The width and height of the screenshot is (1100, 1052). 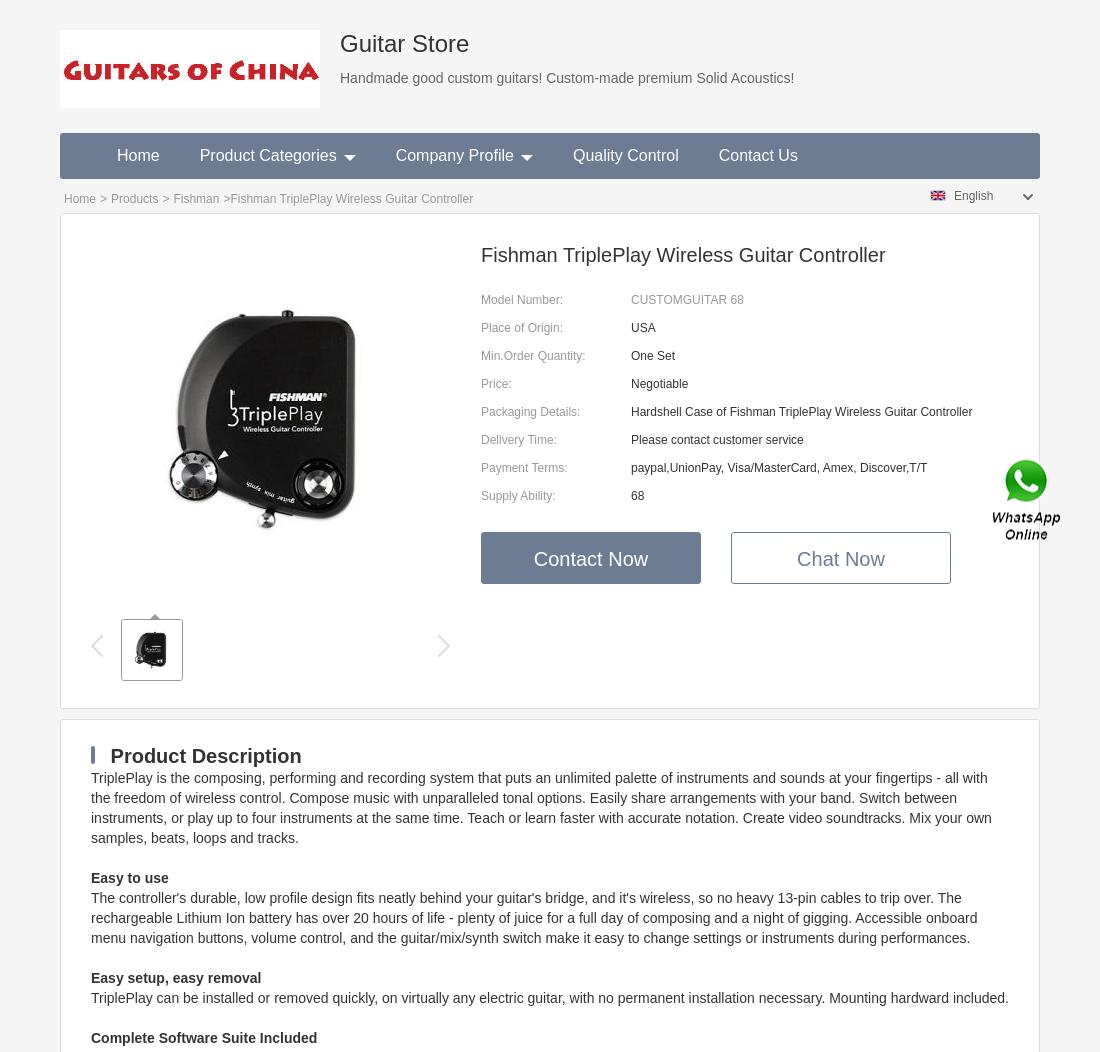 I want to click on 'Products', so click(x=110, y=199).